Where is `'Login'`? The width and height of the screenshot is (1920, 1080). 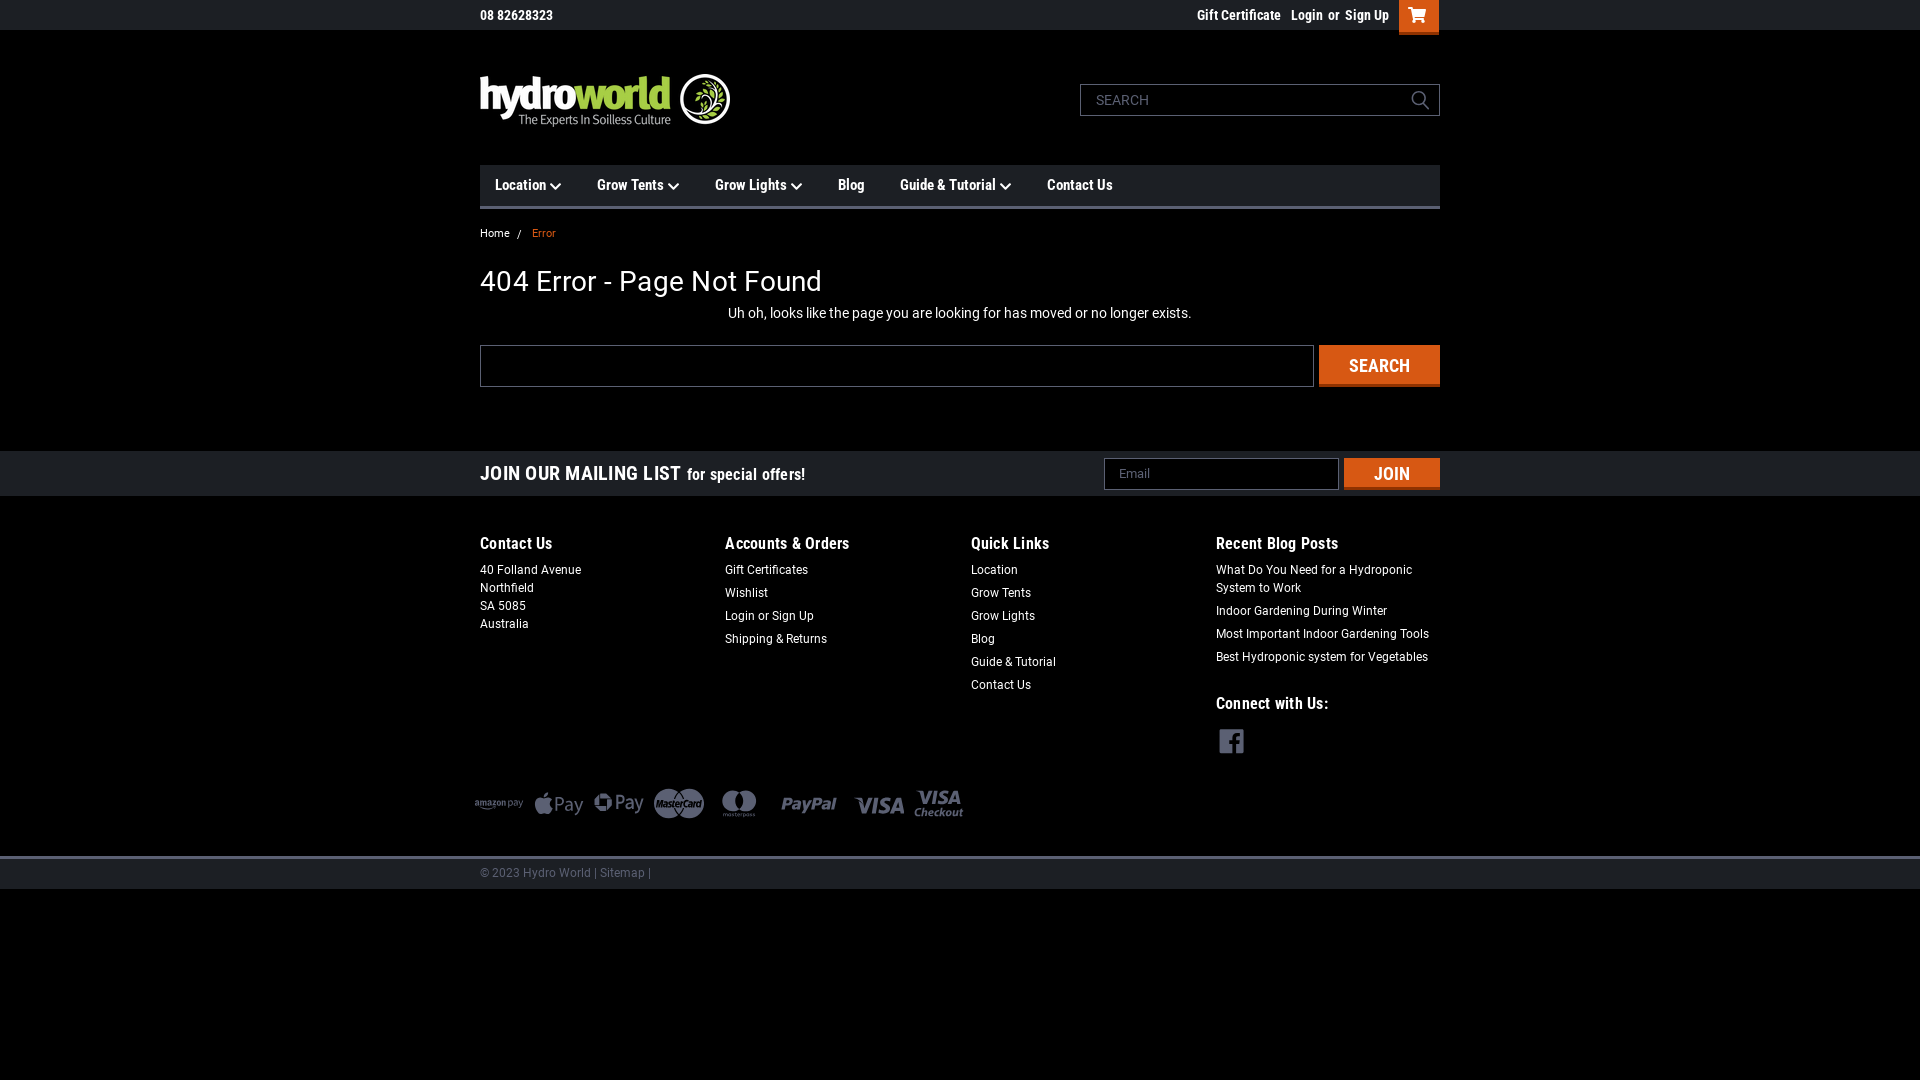
'Login' is located at coordinates (1306, 15).